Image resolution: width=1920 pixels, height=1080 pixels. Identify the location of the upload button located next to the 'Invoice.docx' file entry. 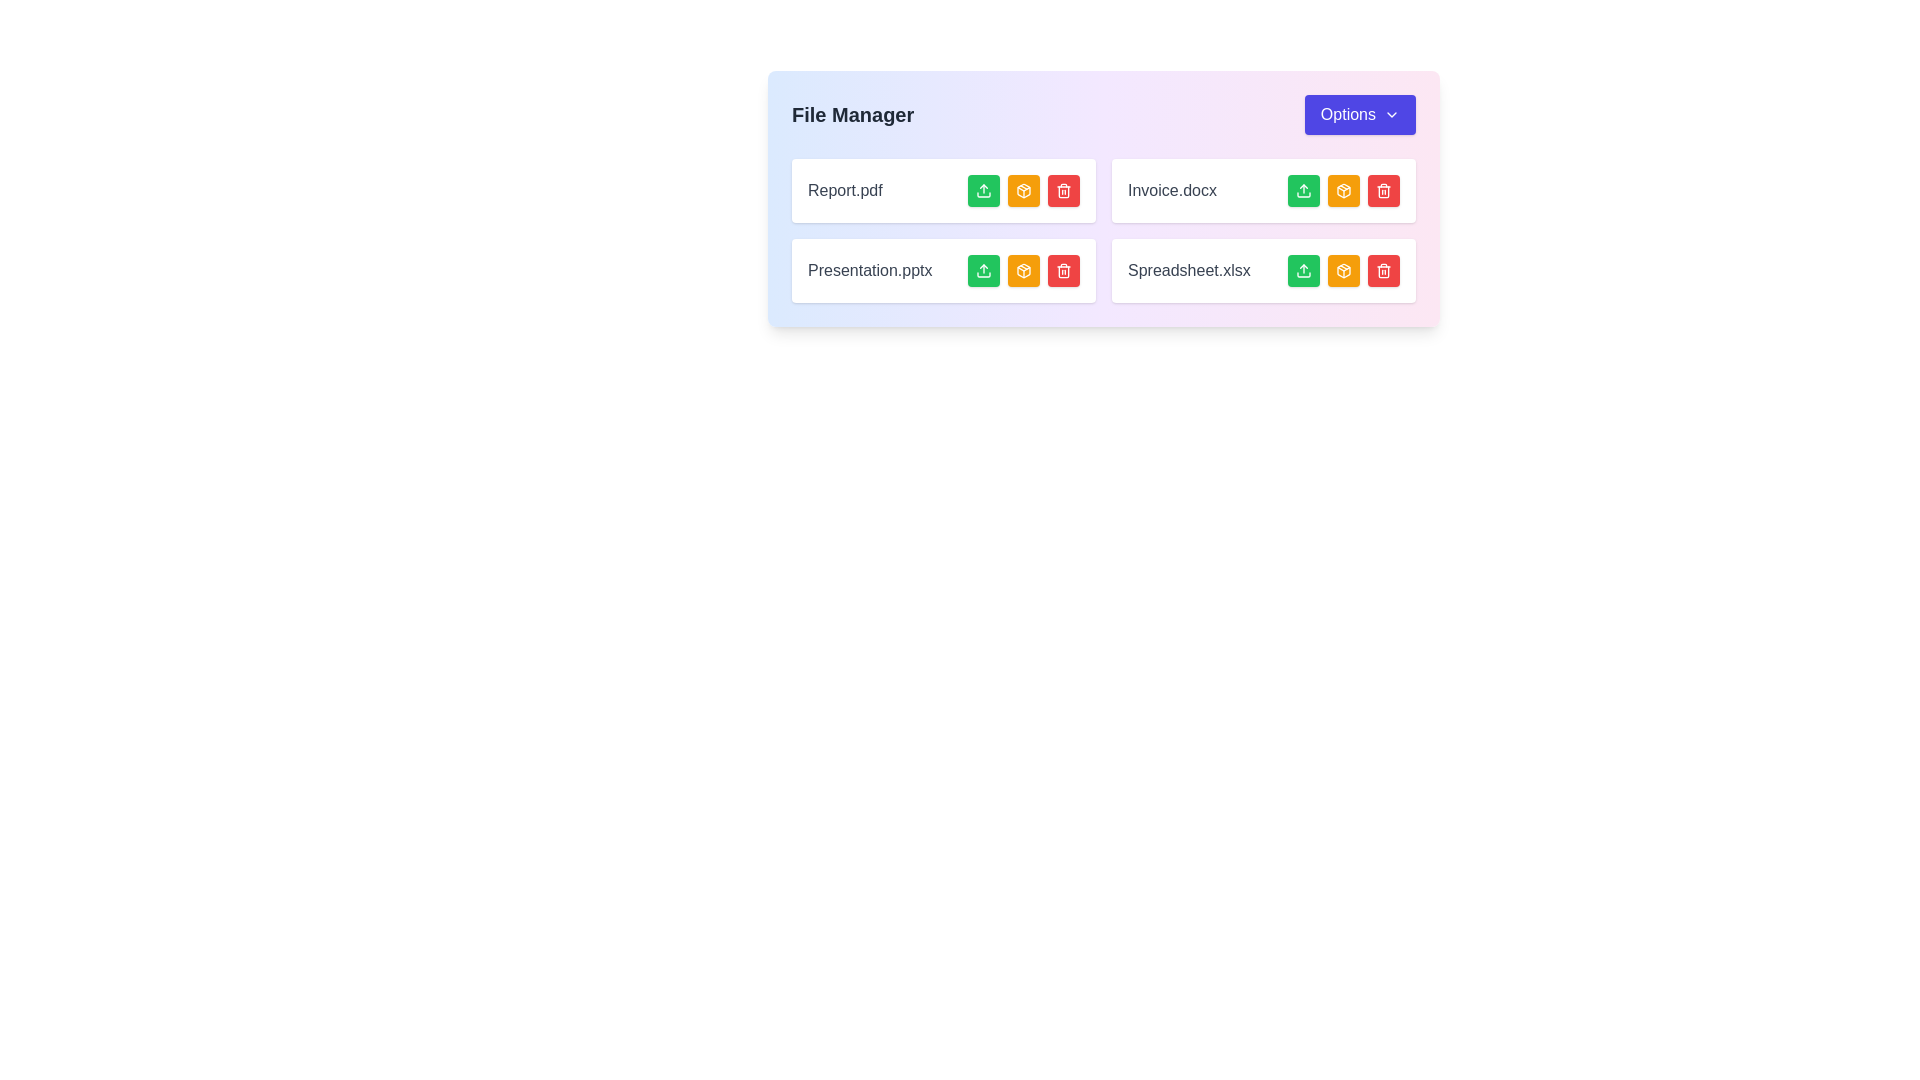
(1304, 191).